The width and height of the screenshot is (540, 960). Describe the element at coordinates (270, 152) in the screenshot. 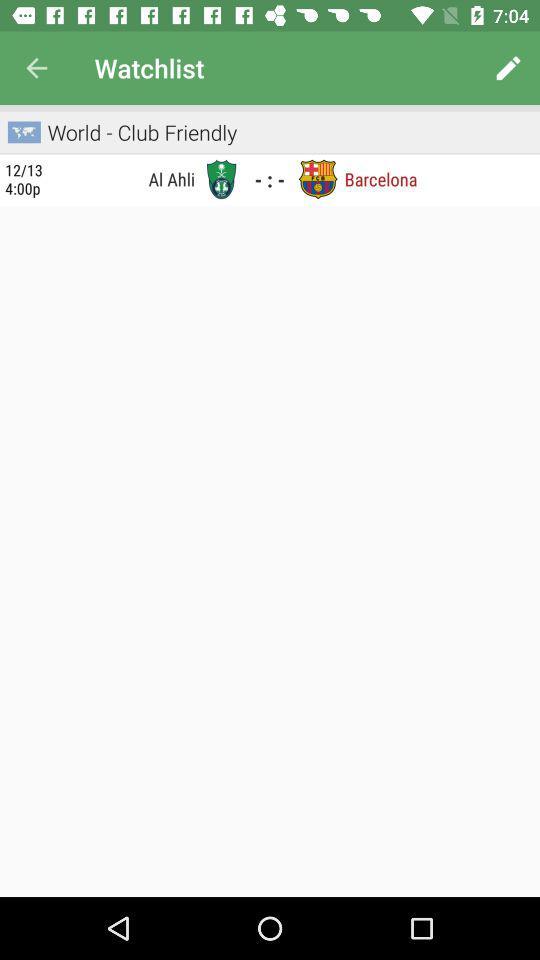

I see `icon above the - : -` at that location.